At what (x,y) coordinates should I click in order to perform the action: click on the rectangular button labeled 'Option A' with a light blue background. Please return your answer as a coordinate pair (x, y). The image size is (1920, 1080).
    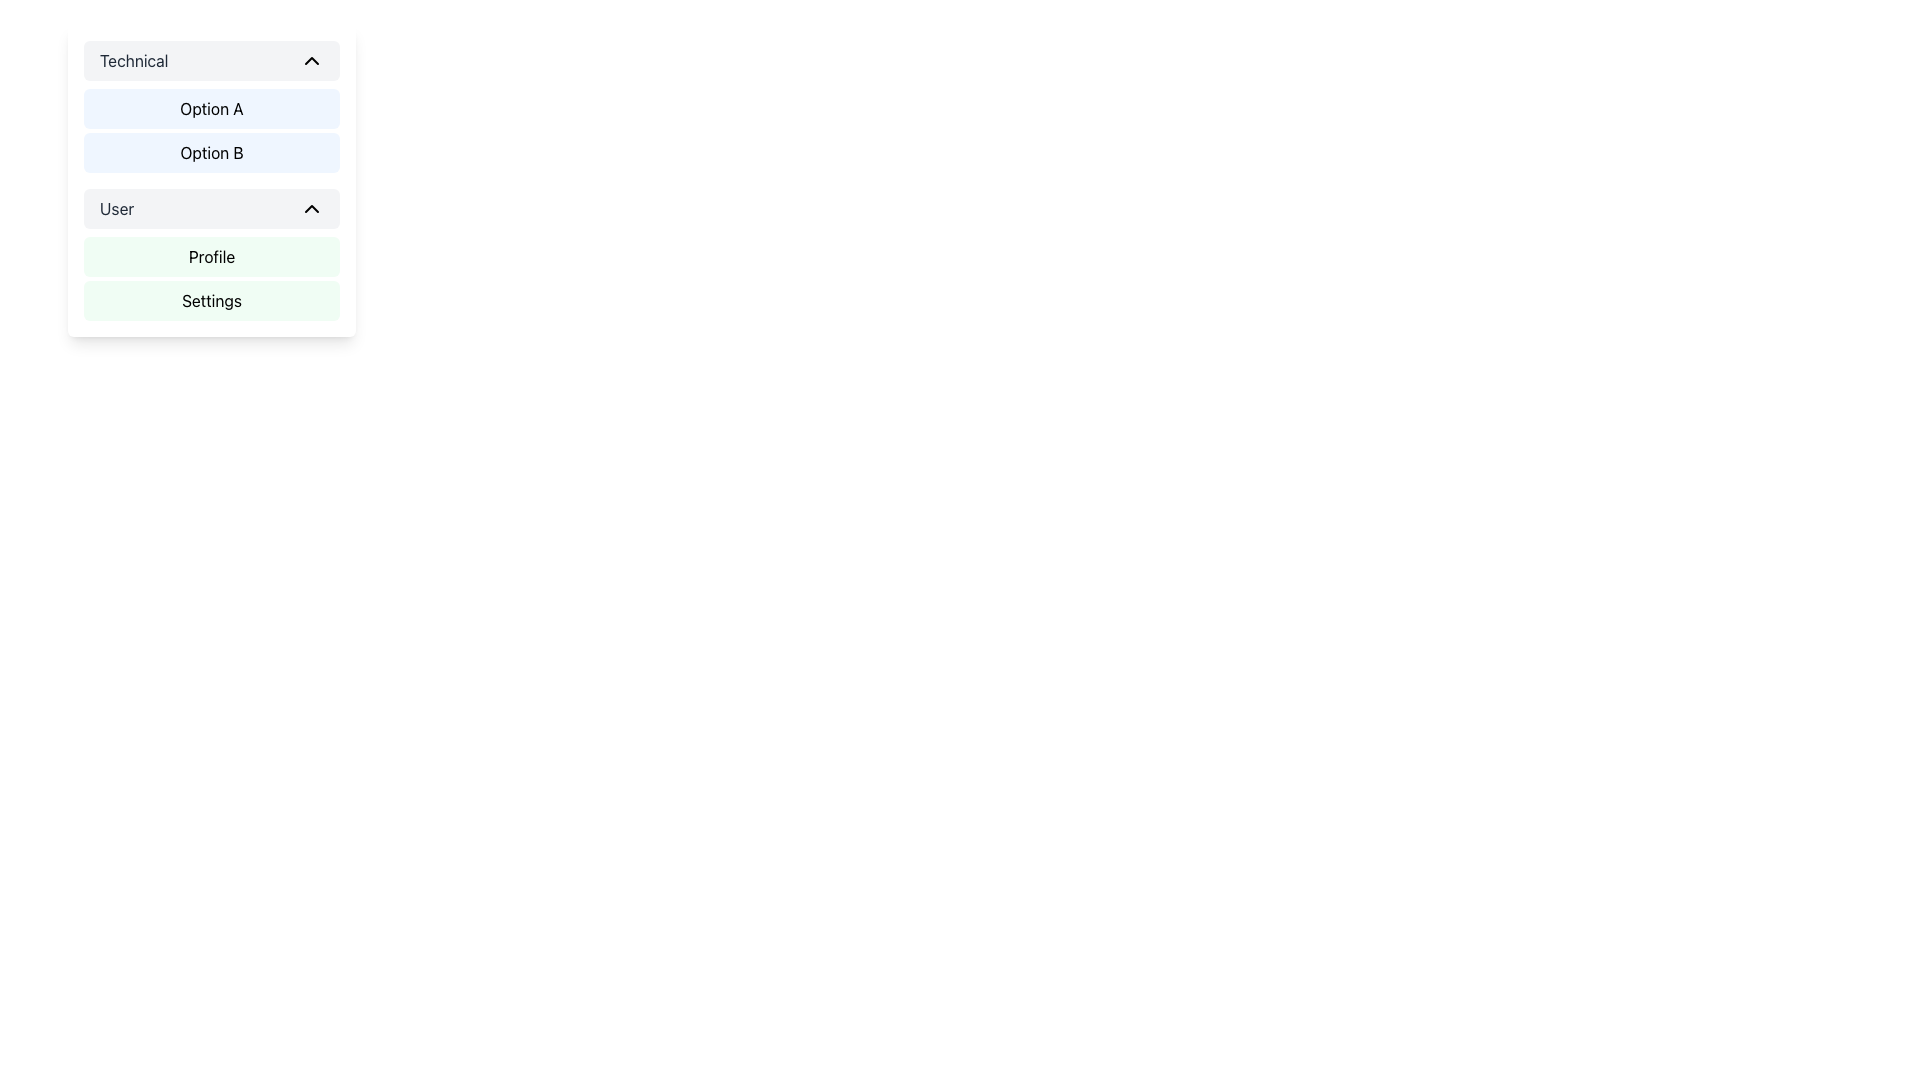
    Looking at the image, I should click on (211, 108).